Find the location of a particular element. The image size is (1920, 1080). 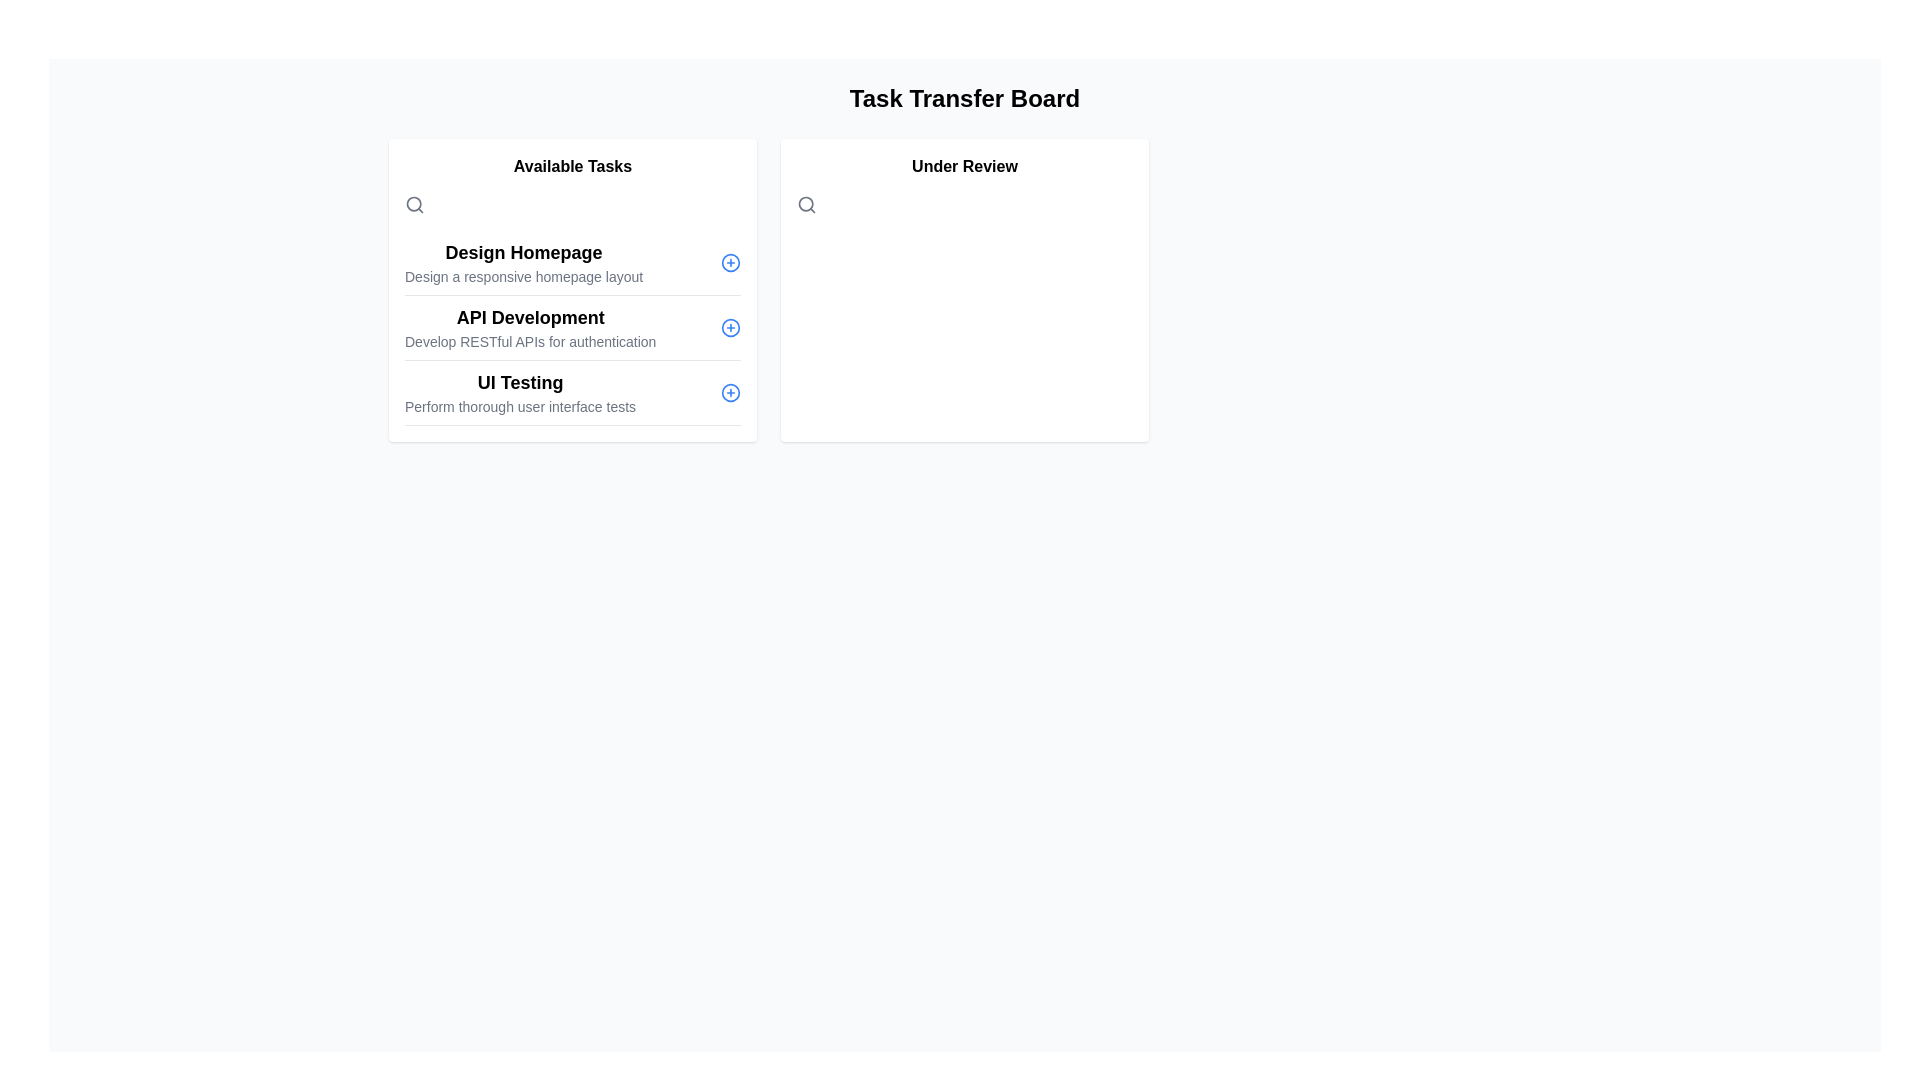

the List item labeled 'Design Homepage' is located at coordinates (571, 262).